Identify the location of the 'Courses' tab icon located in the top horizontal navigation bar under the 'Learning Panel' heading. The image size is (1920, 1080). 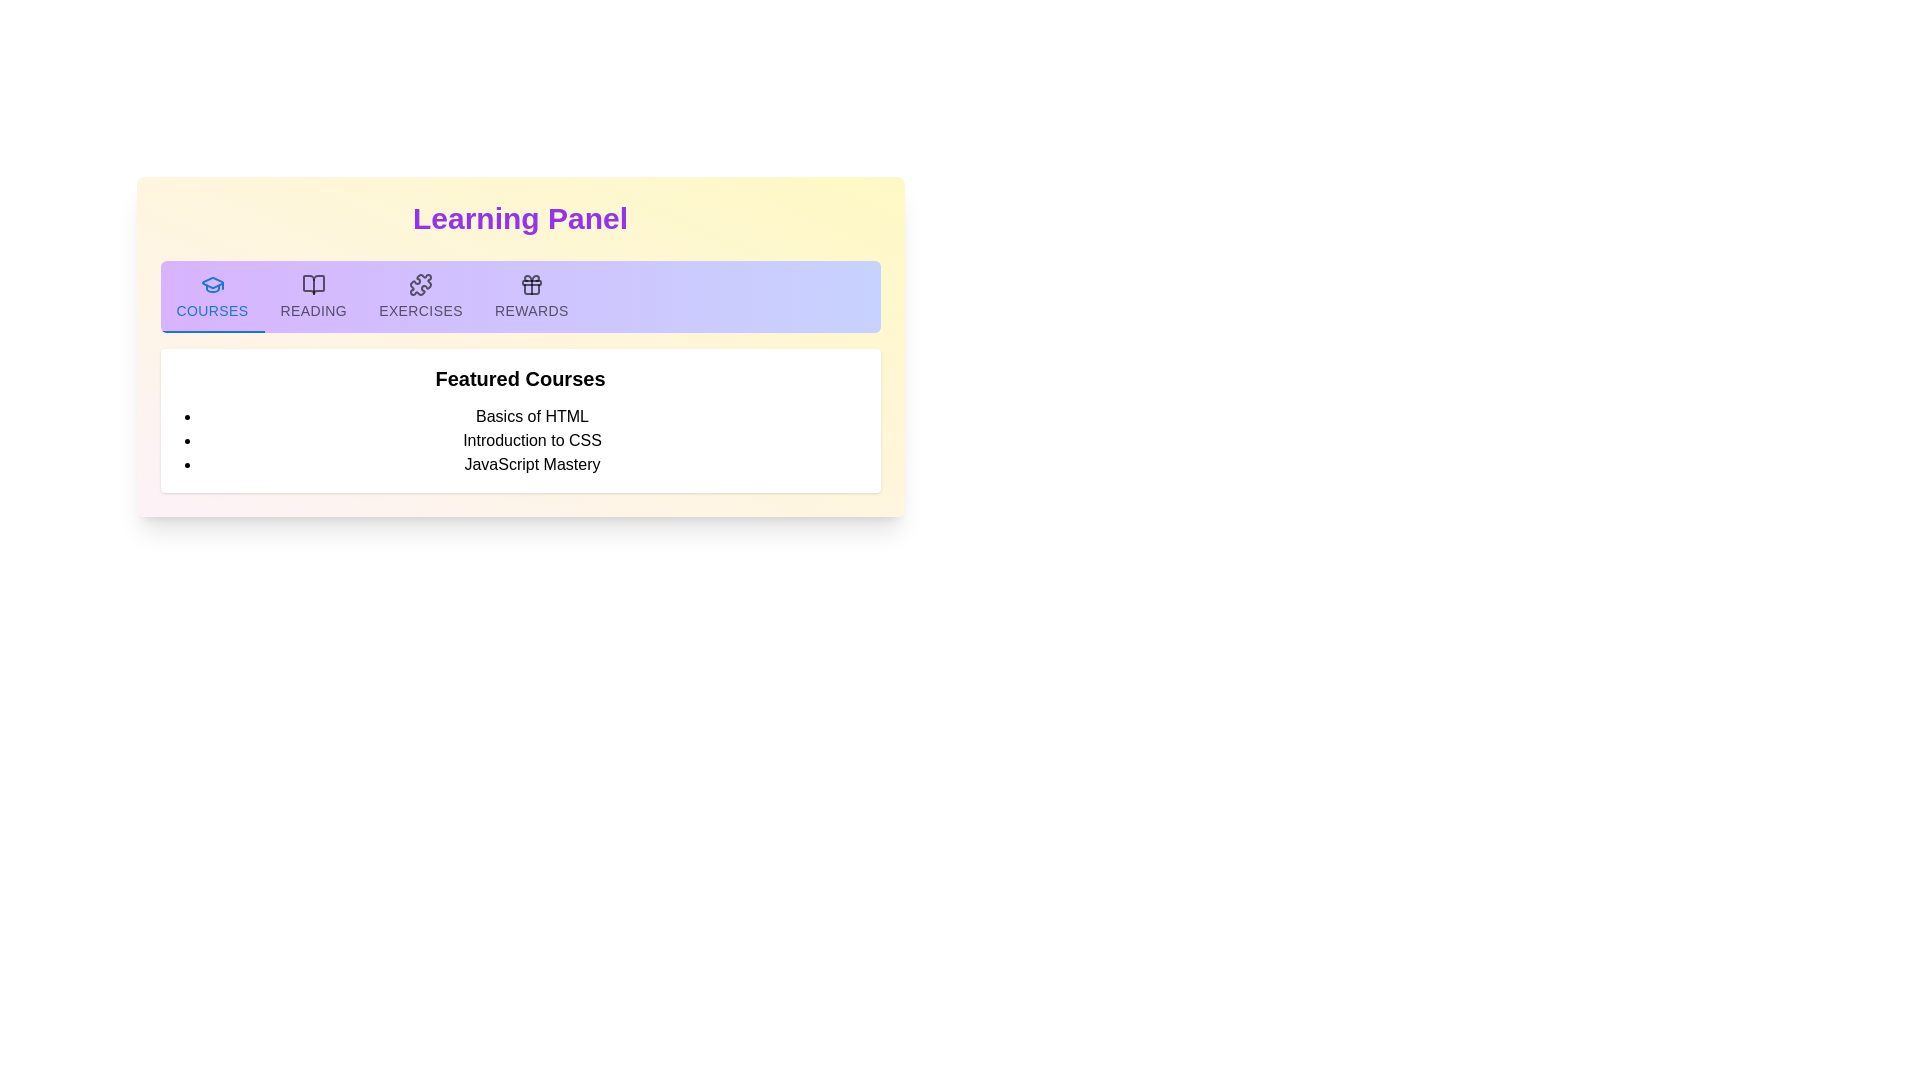
(212, 283).